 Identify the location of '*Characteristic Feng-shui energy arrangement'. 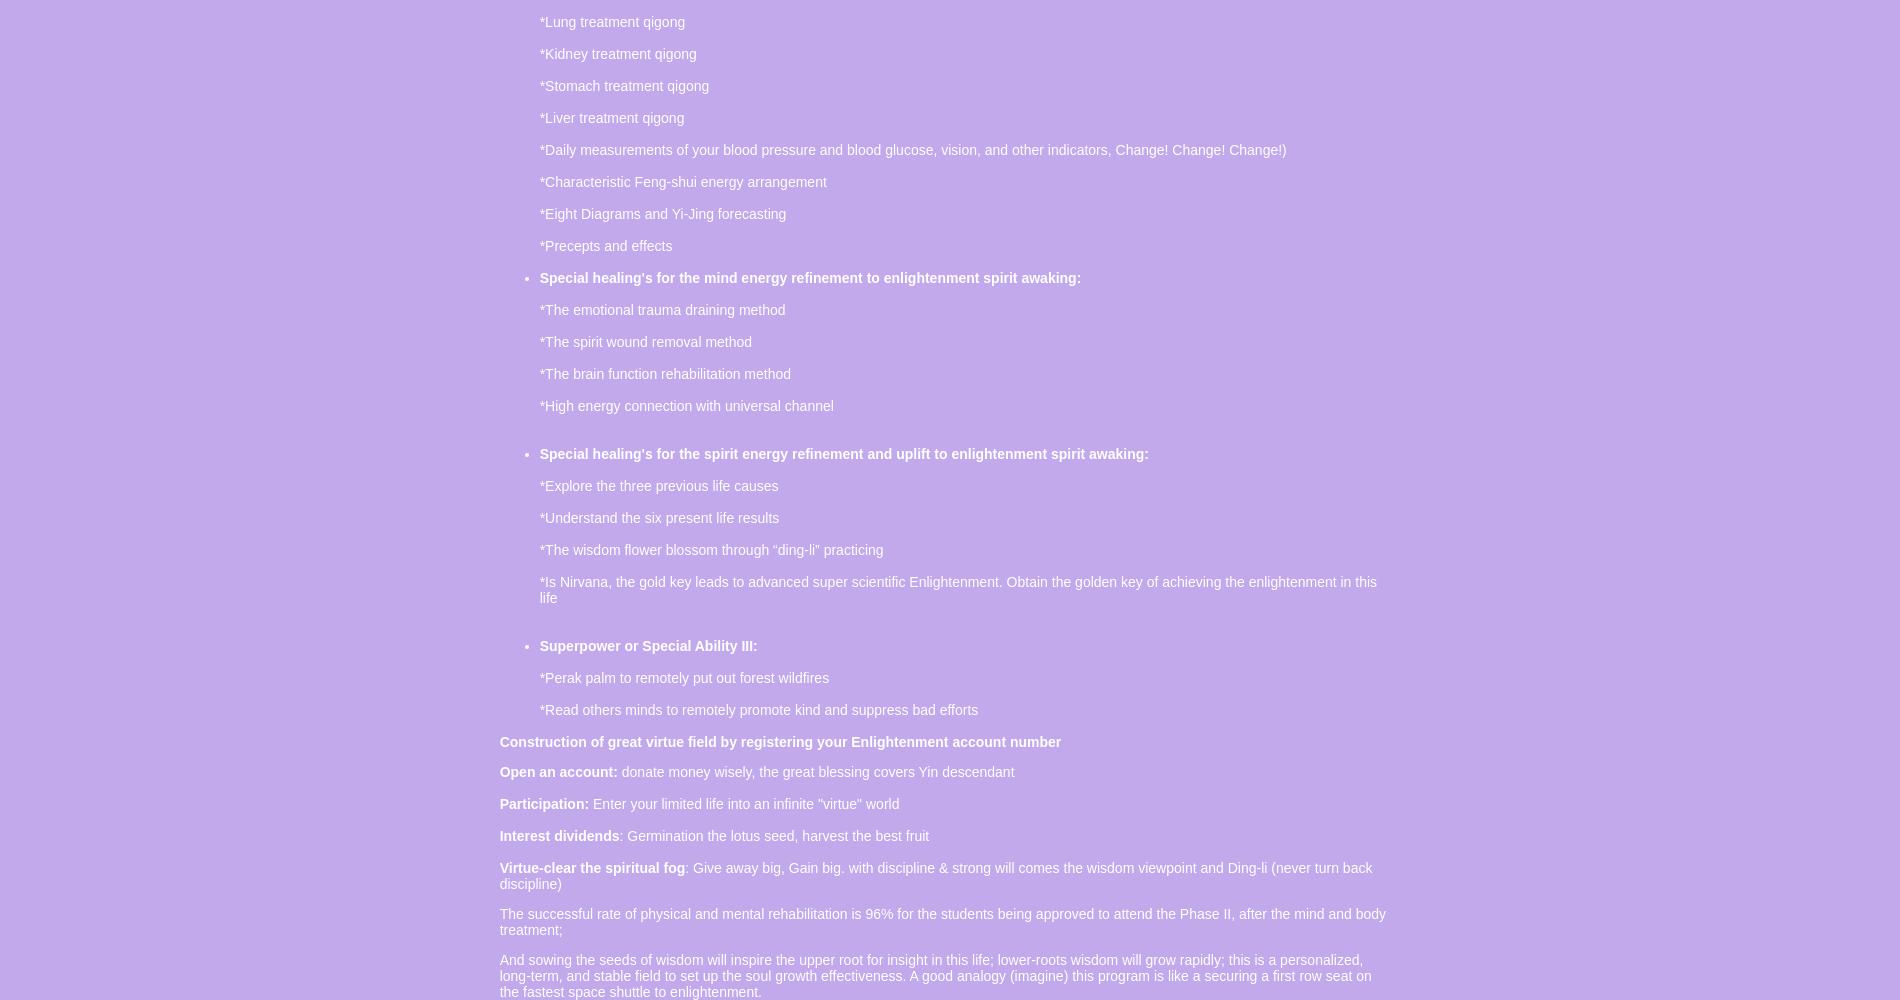
(682, 182).